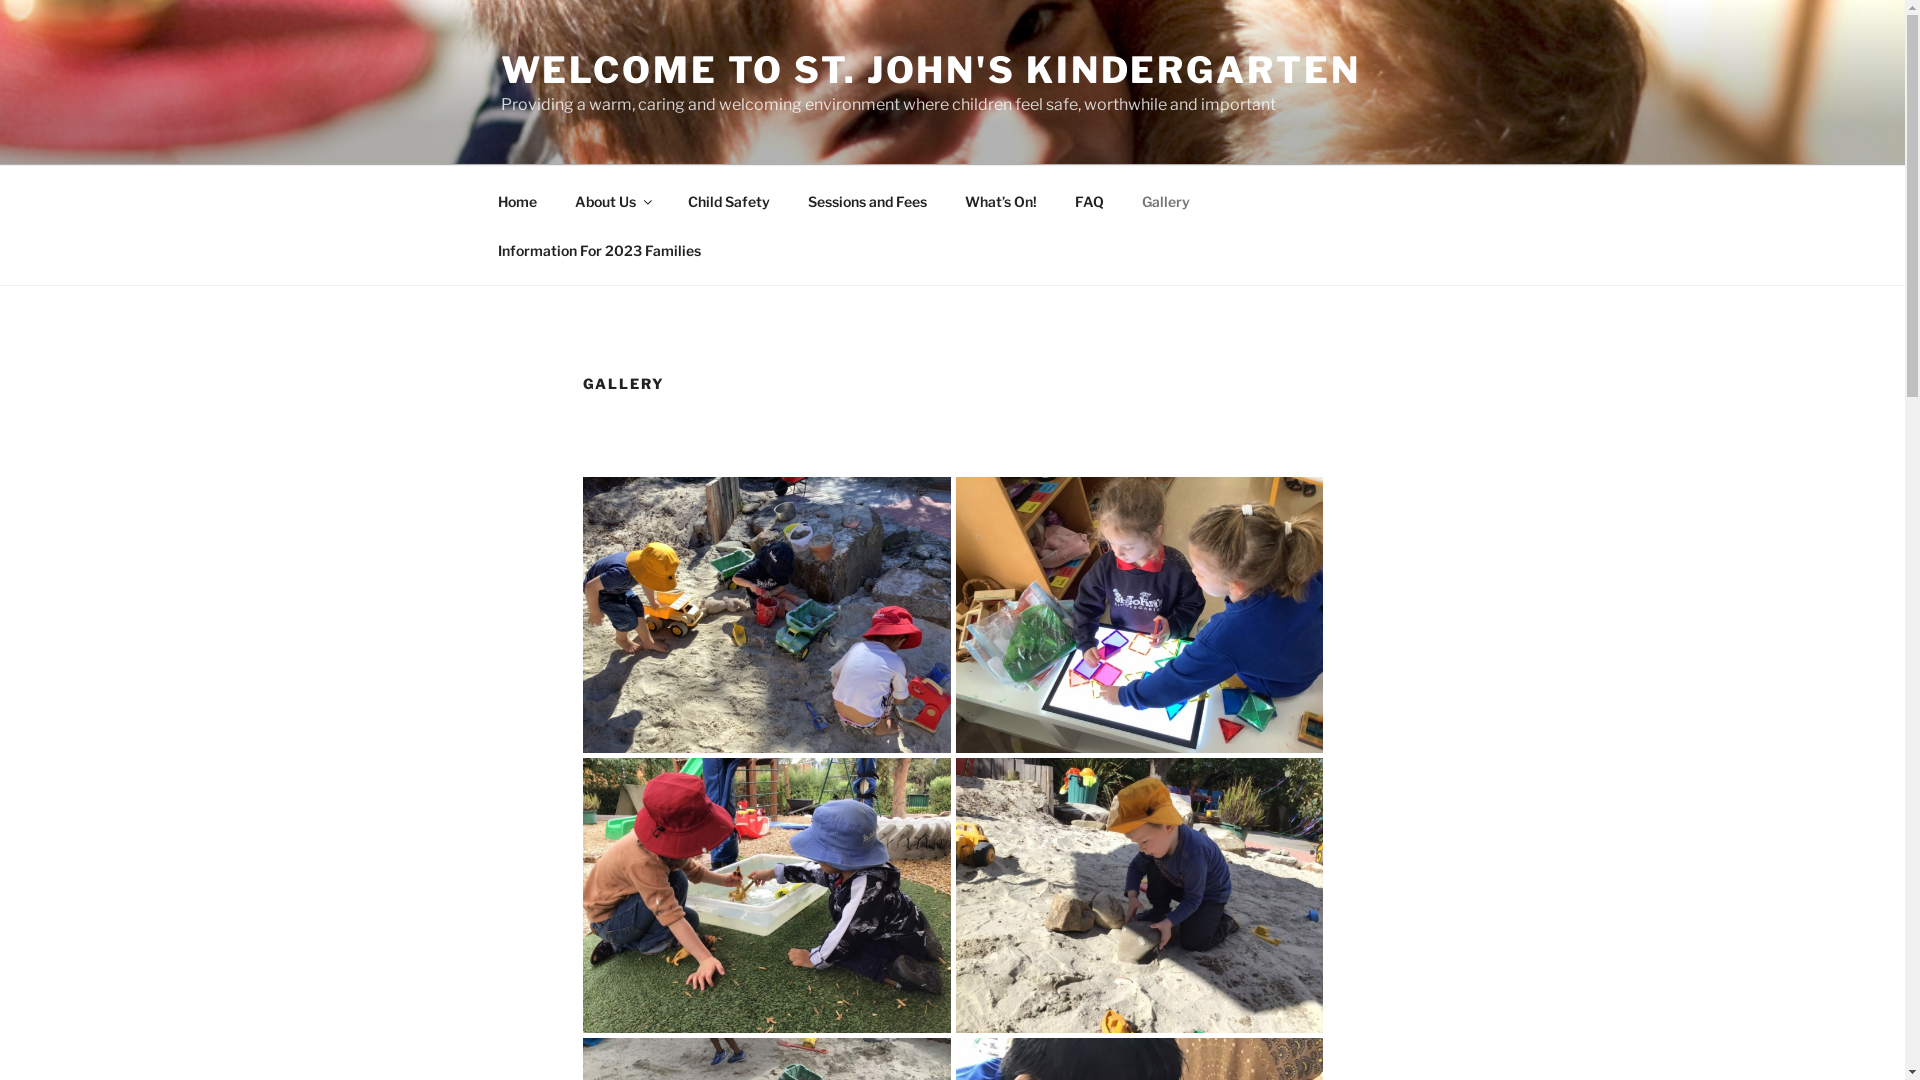  What do you see at coordinates (1165, 200) in the screenshot?
I see `'Gallery'` at bounding box center [1165, 200].